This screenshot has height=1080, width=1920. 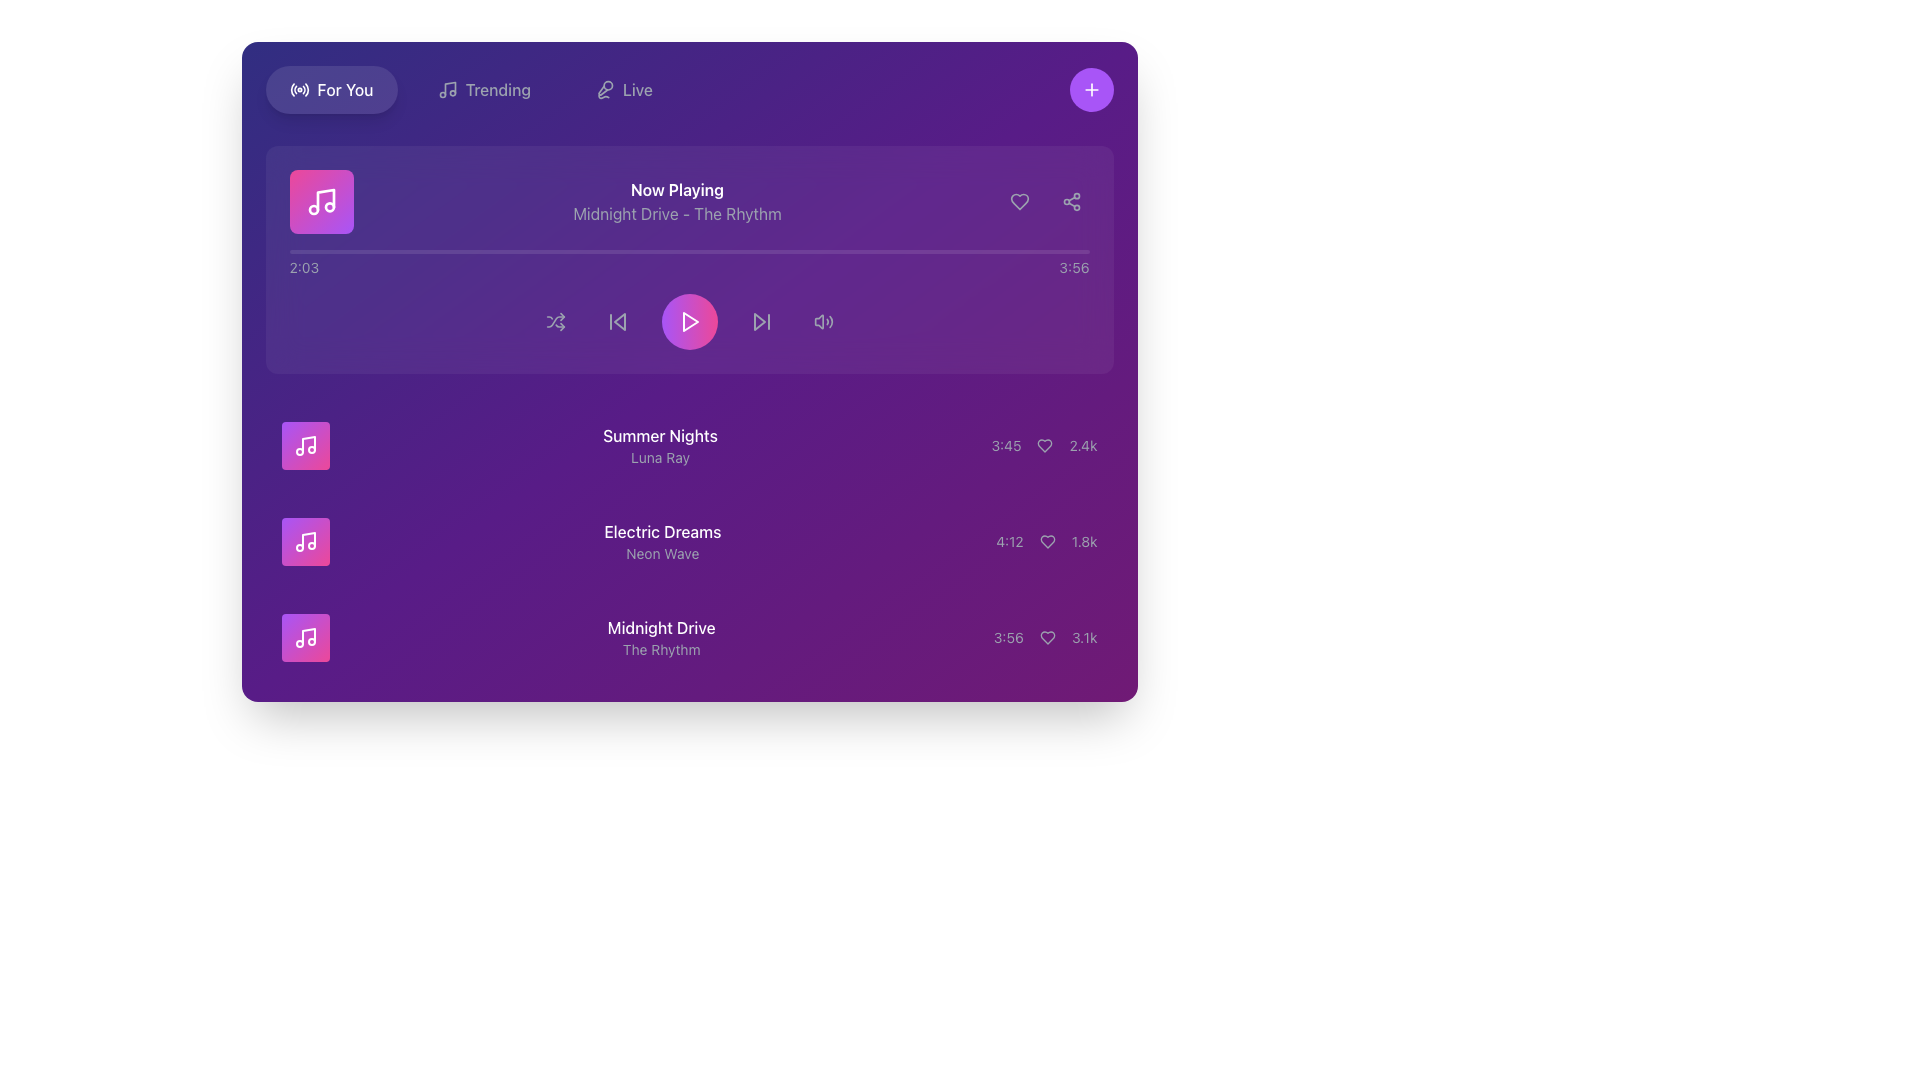 What do you see at coordinates (1083, 542) in the screenshot?
I see `the static like count text element for the song 'Electric Dreams' by 'Neon Wave', located in the lower-right corner of its list entry` at bounding box center [1083, 542].